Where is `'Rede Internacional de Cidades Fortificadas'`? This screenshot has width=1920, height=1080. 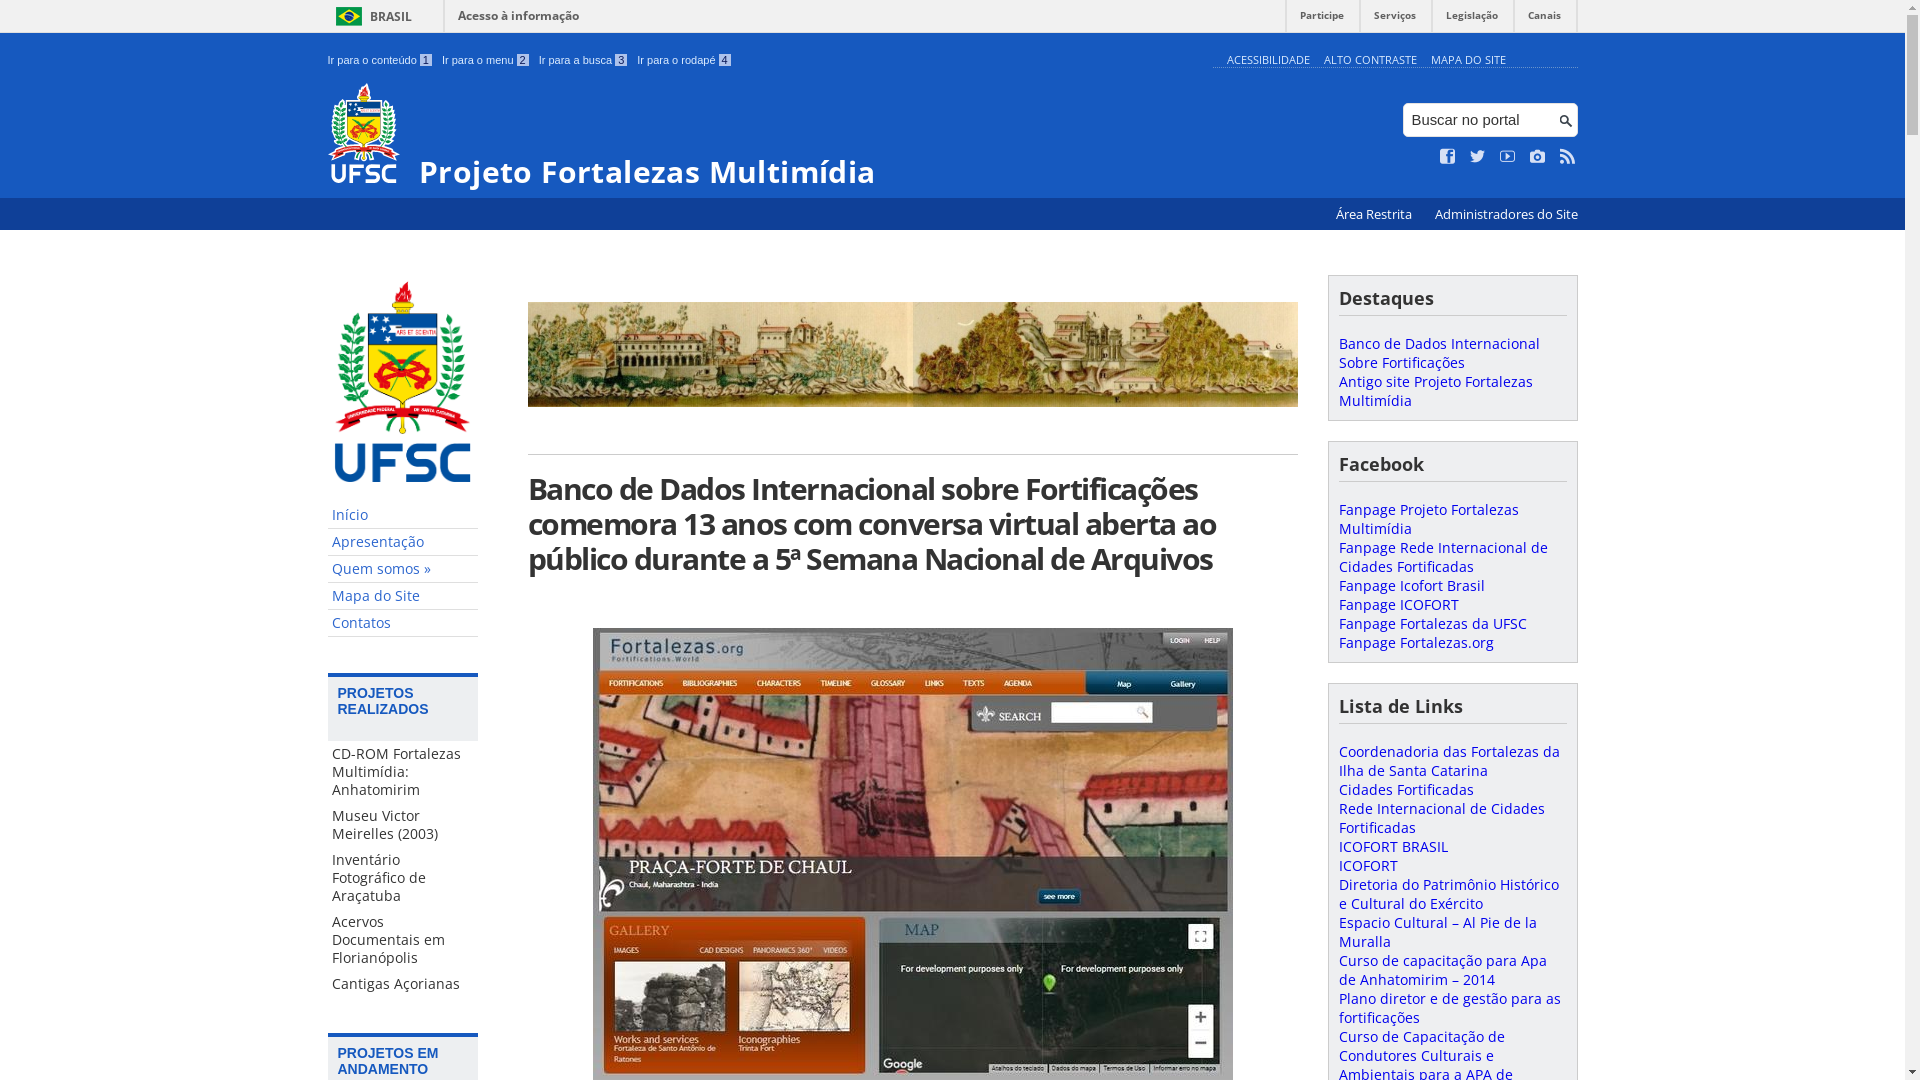
'Rede Internacional de Cidades Fortificadas' is located at coordinates (1440, 817).